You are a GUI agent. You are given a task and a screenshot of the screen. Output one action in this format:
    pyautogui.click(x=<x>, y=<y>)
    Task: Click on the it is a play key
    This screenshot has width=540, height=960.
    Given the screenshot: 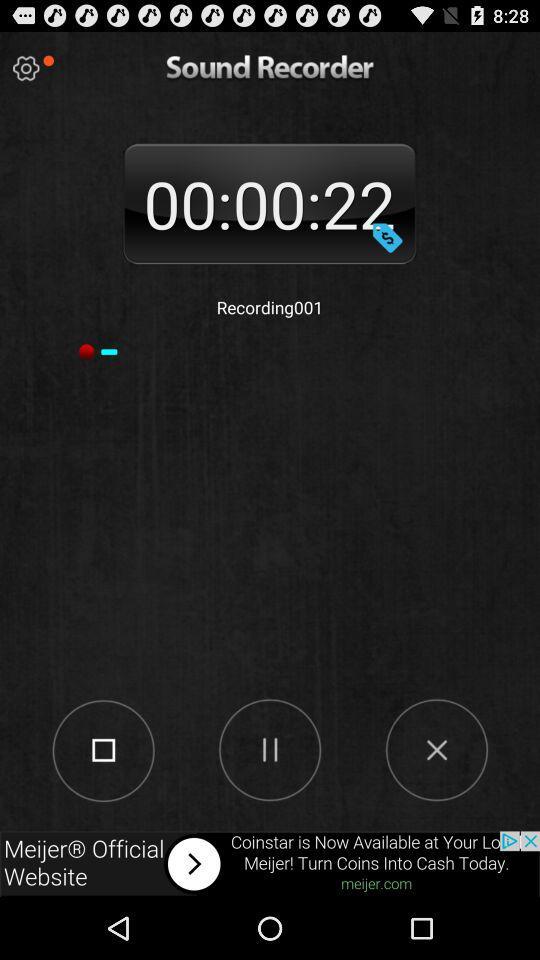 What is the action you would take?
    pyautogui.click(x=269, y=748)
    